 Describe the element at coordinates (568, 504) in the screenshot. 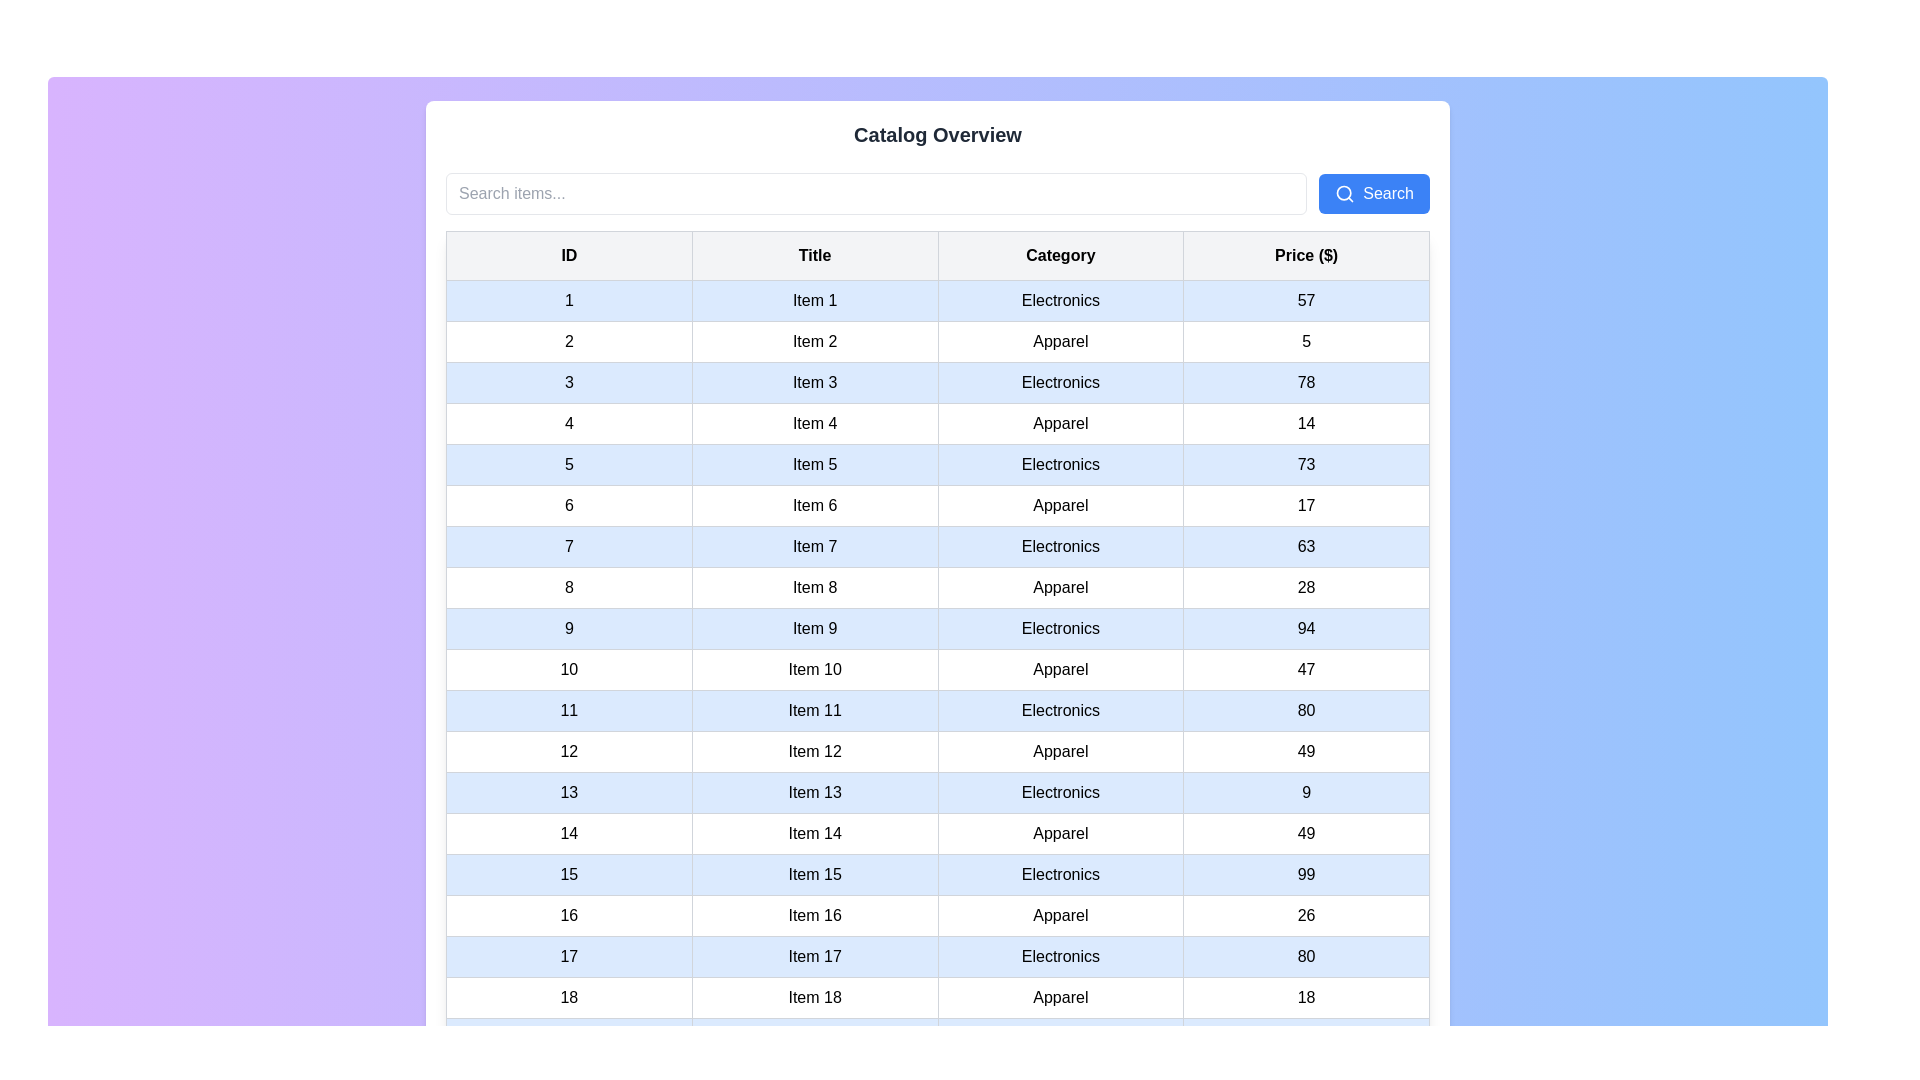

I see `value '6' from the ID table cell located in the 6th row of the table` at that location.